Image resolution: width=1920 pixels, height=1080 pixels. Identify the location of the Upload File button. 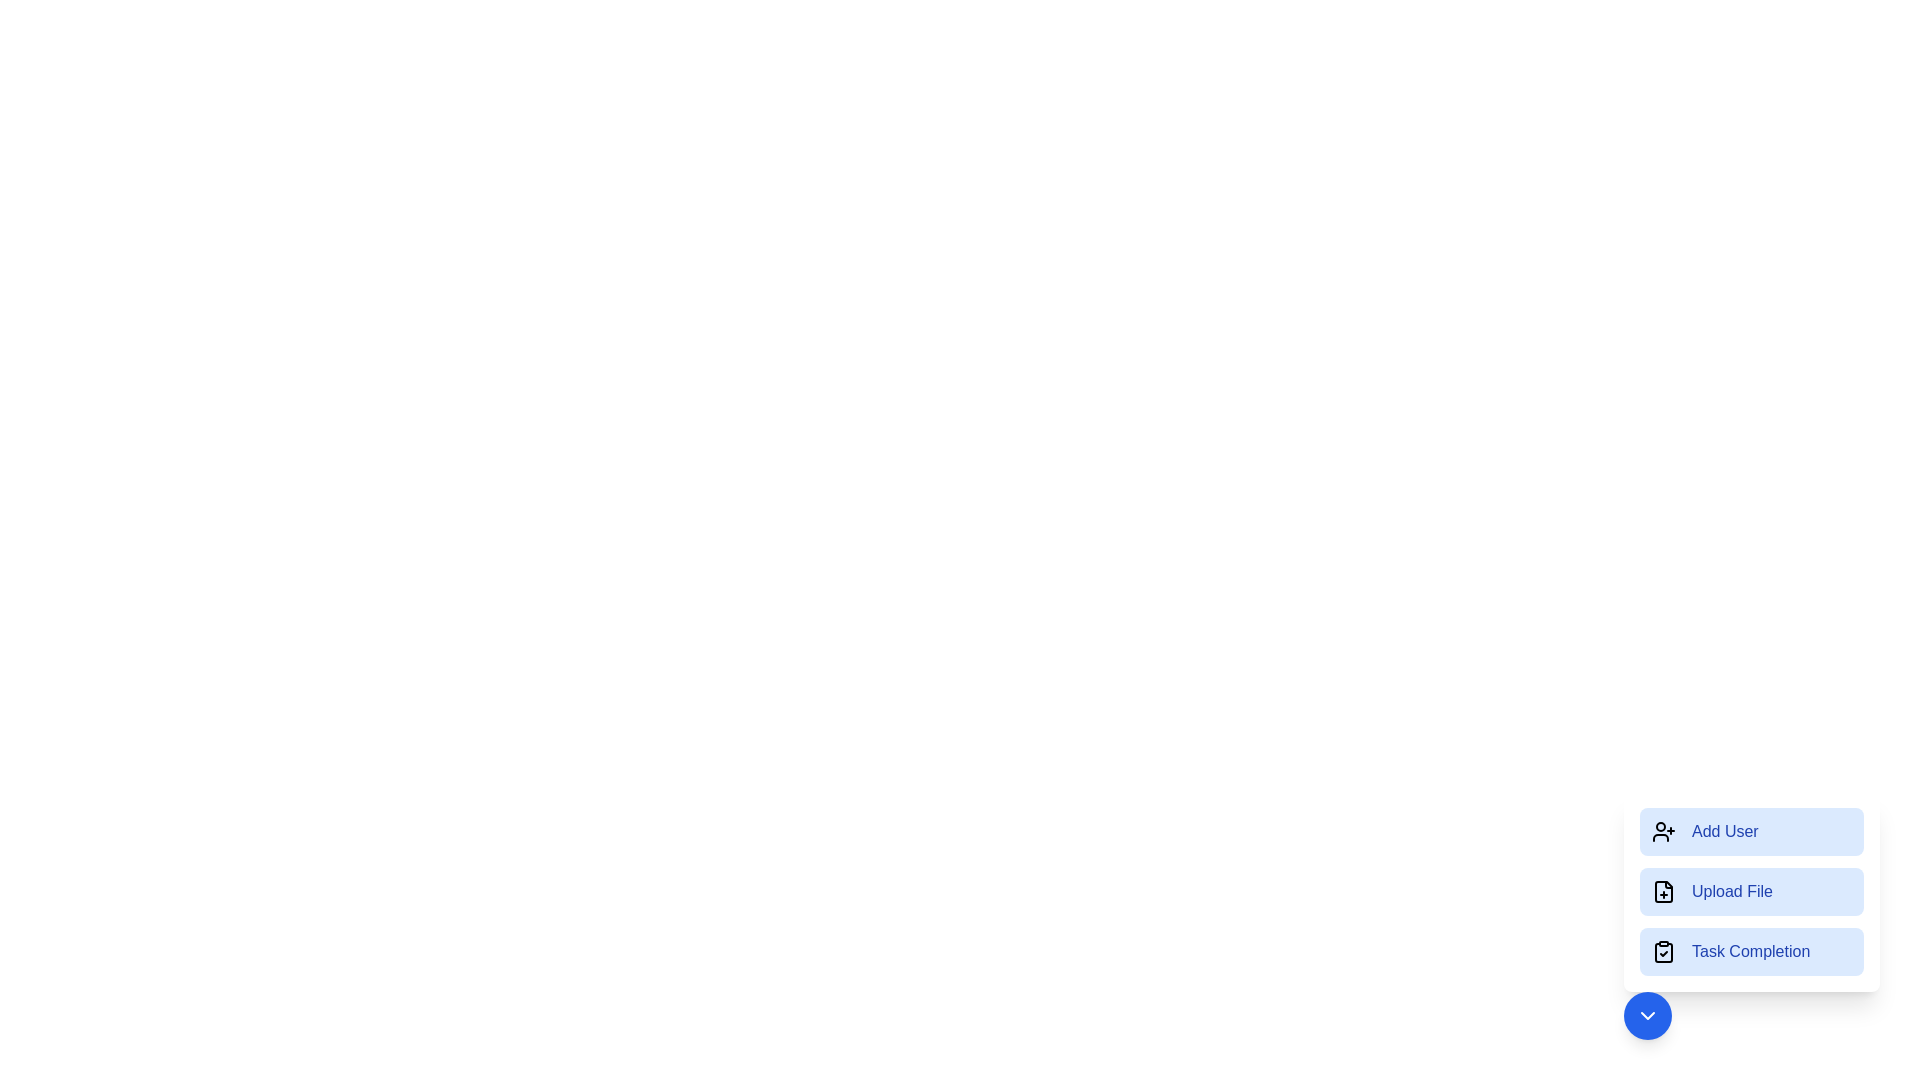
(1751, 890).